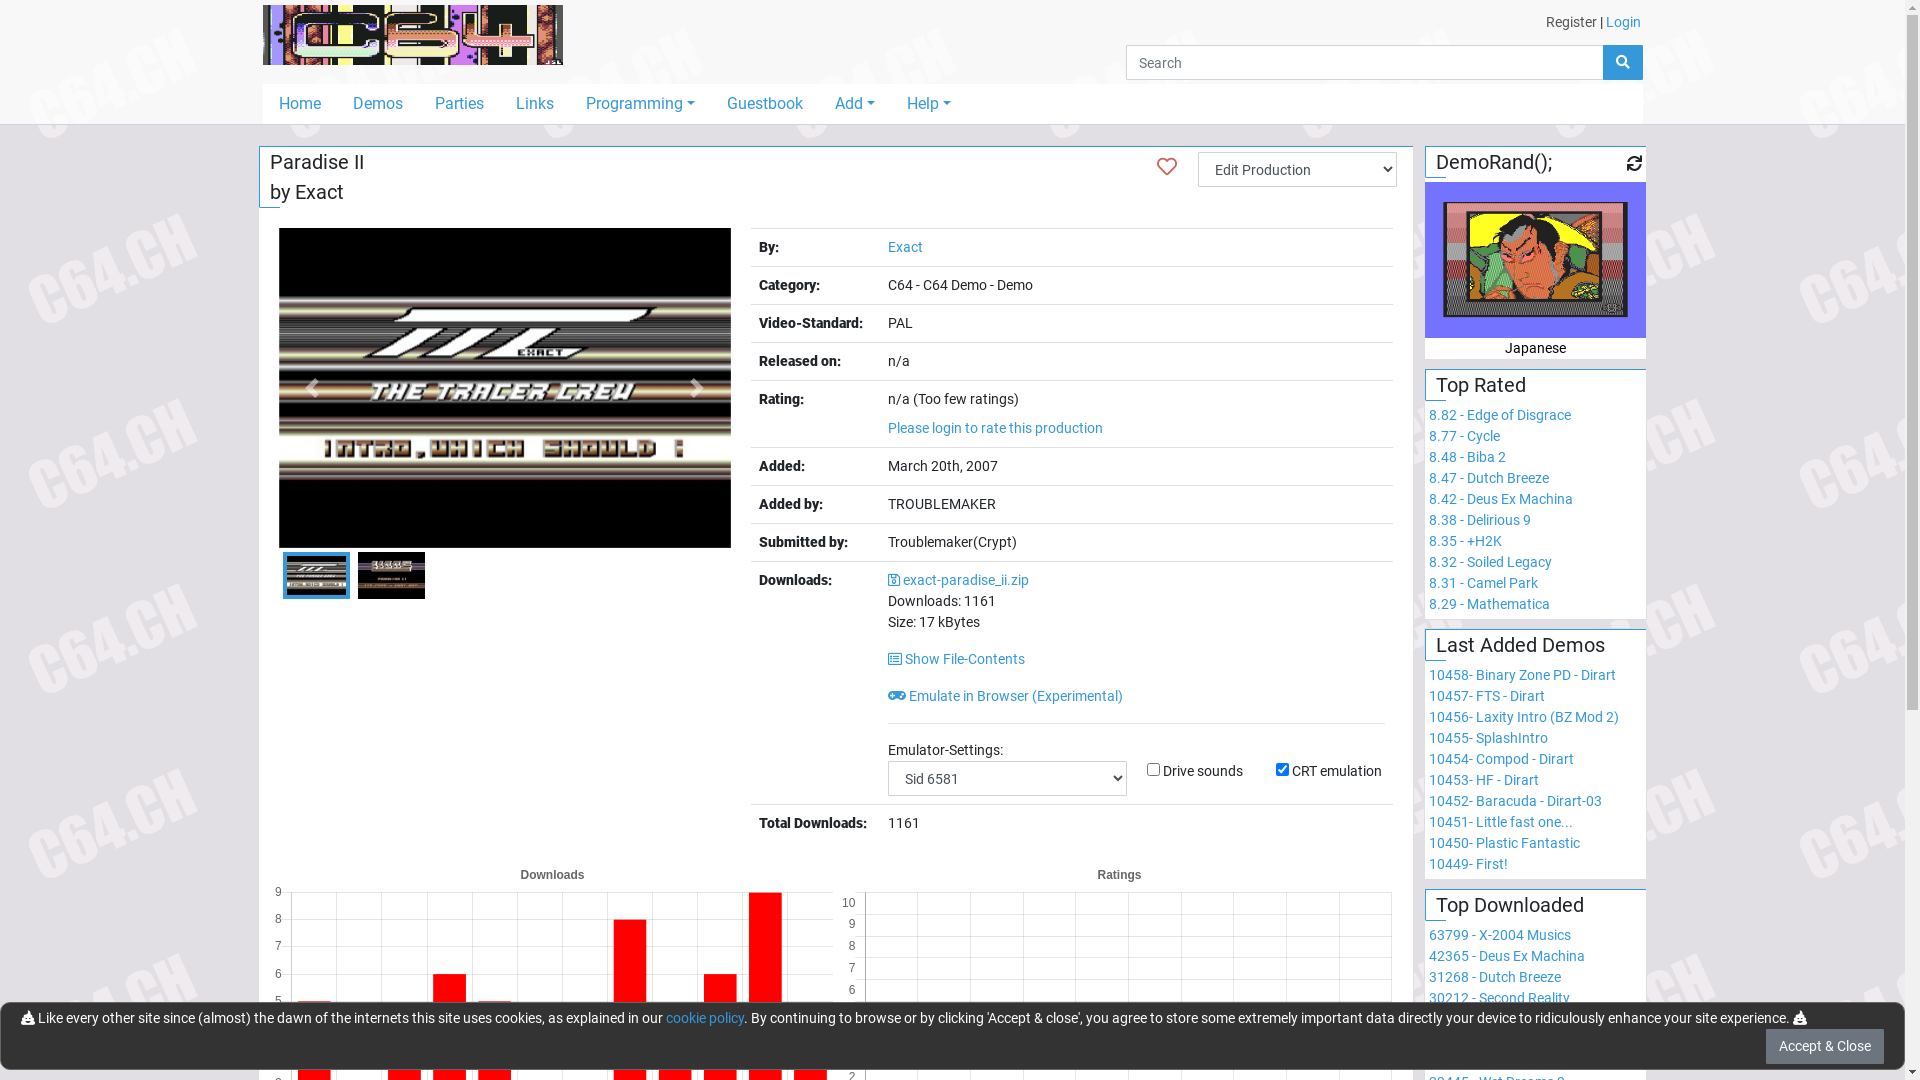  I want to click on '10451- Little fast one...', so click(1501, 821).